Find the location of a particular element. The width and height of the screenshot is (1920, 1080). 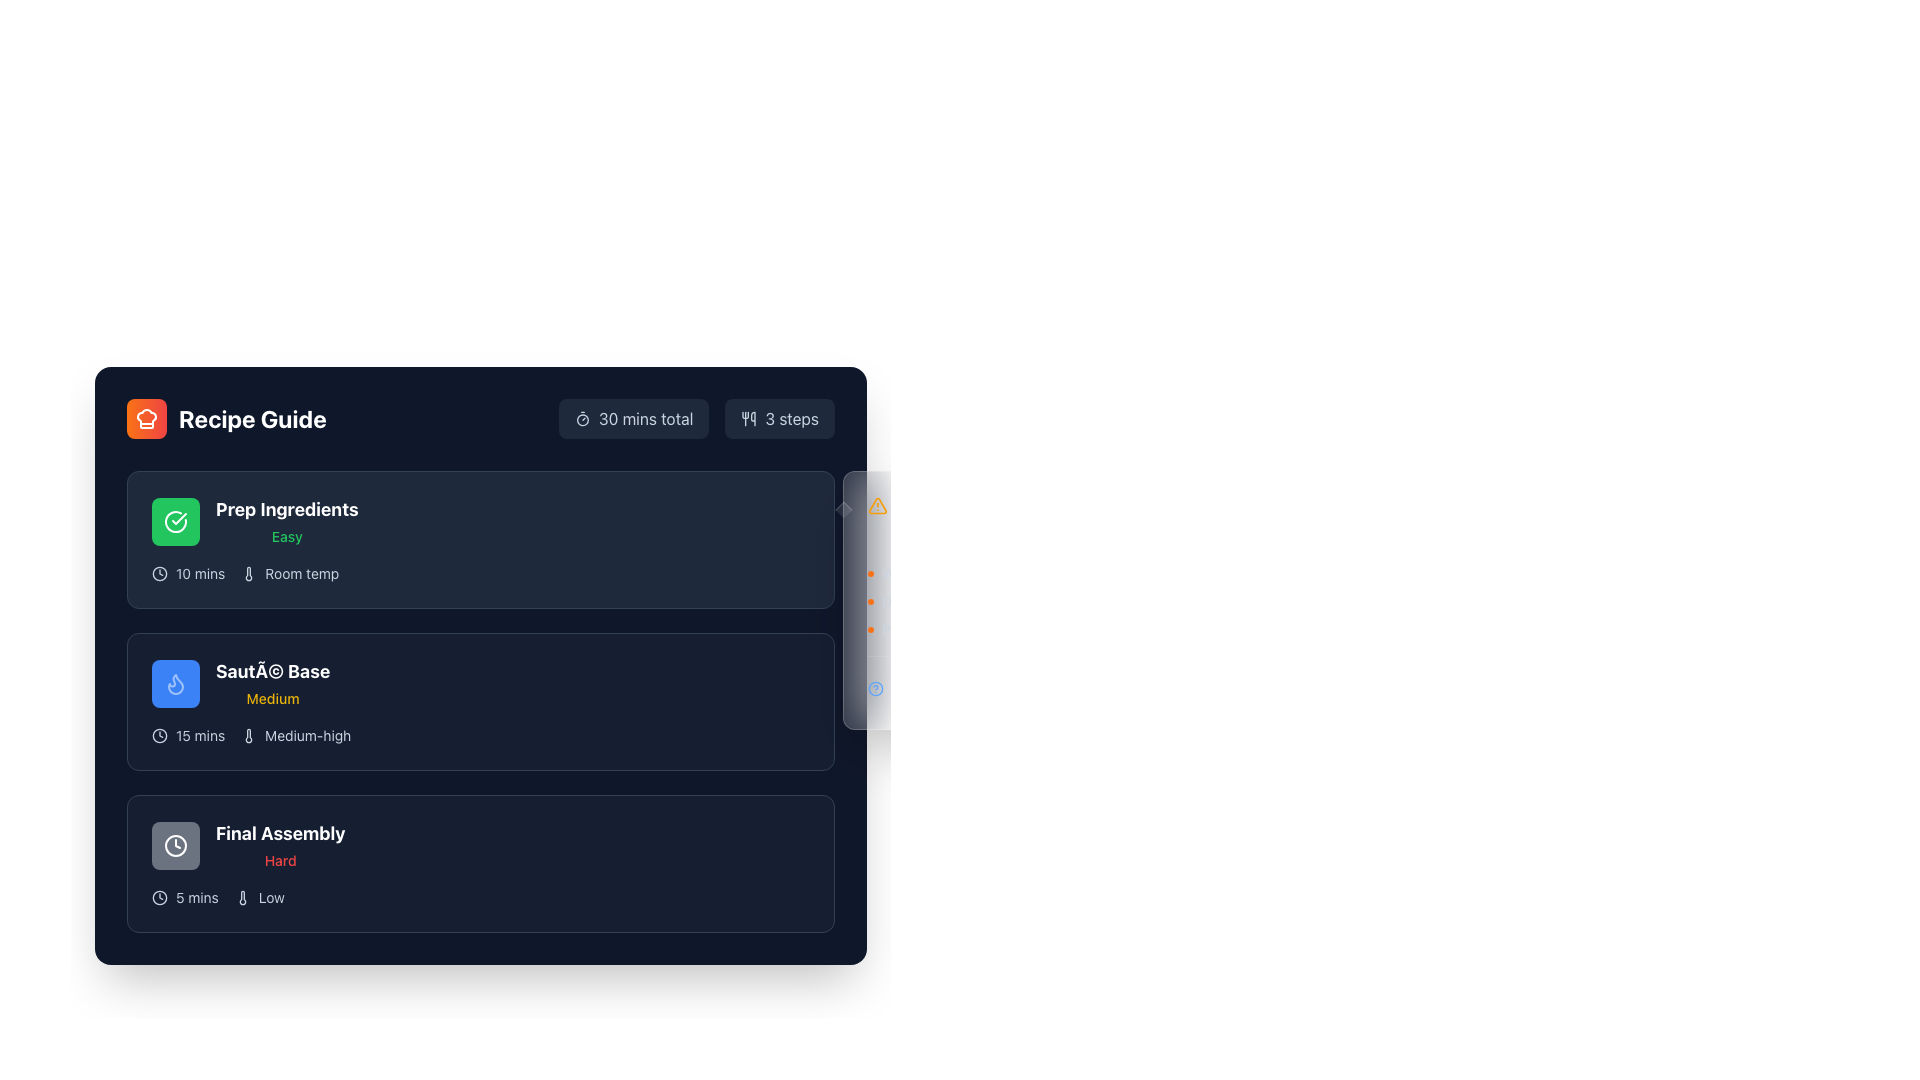

the 'Final Assembly' list item text is located at coordinates (247, 845).